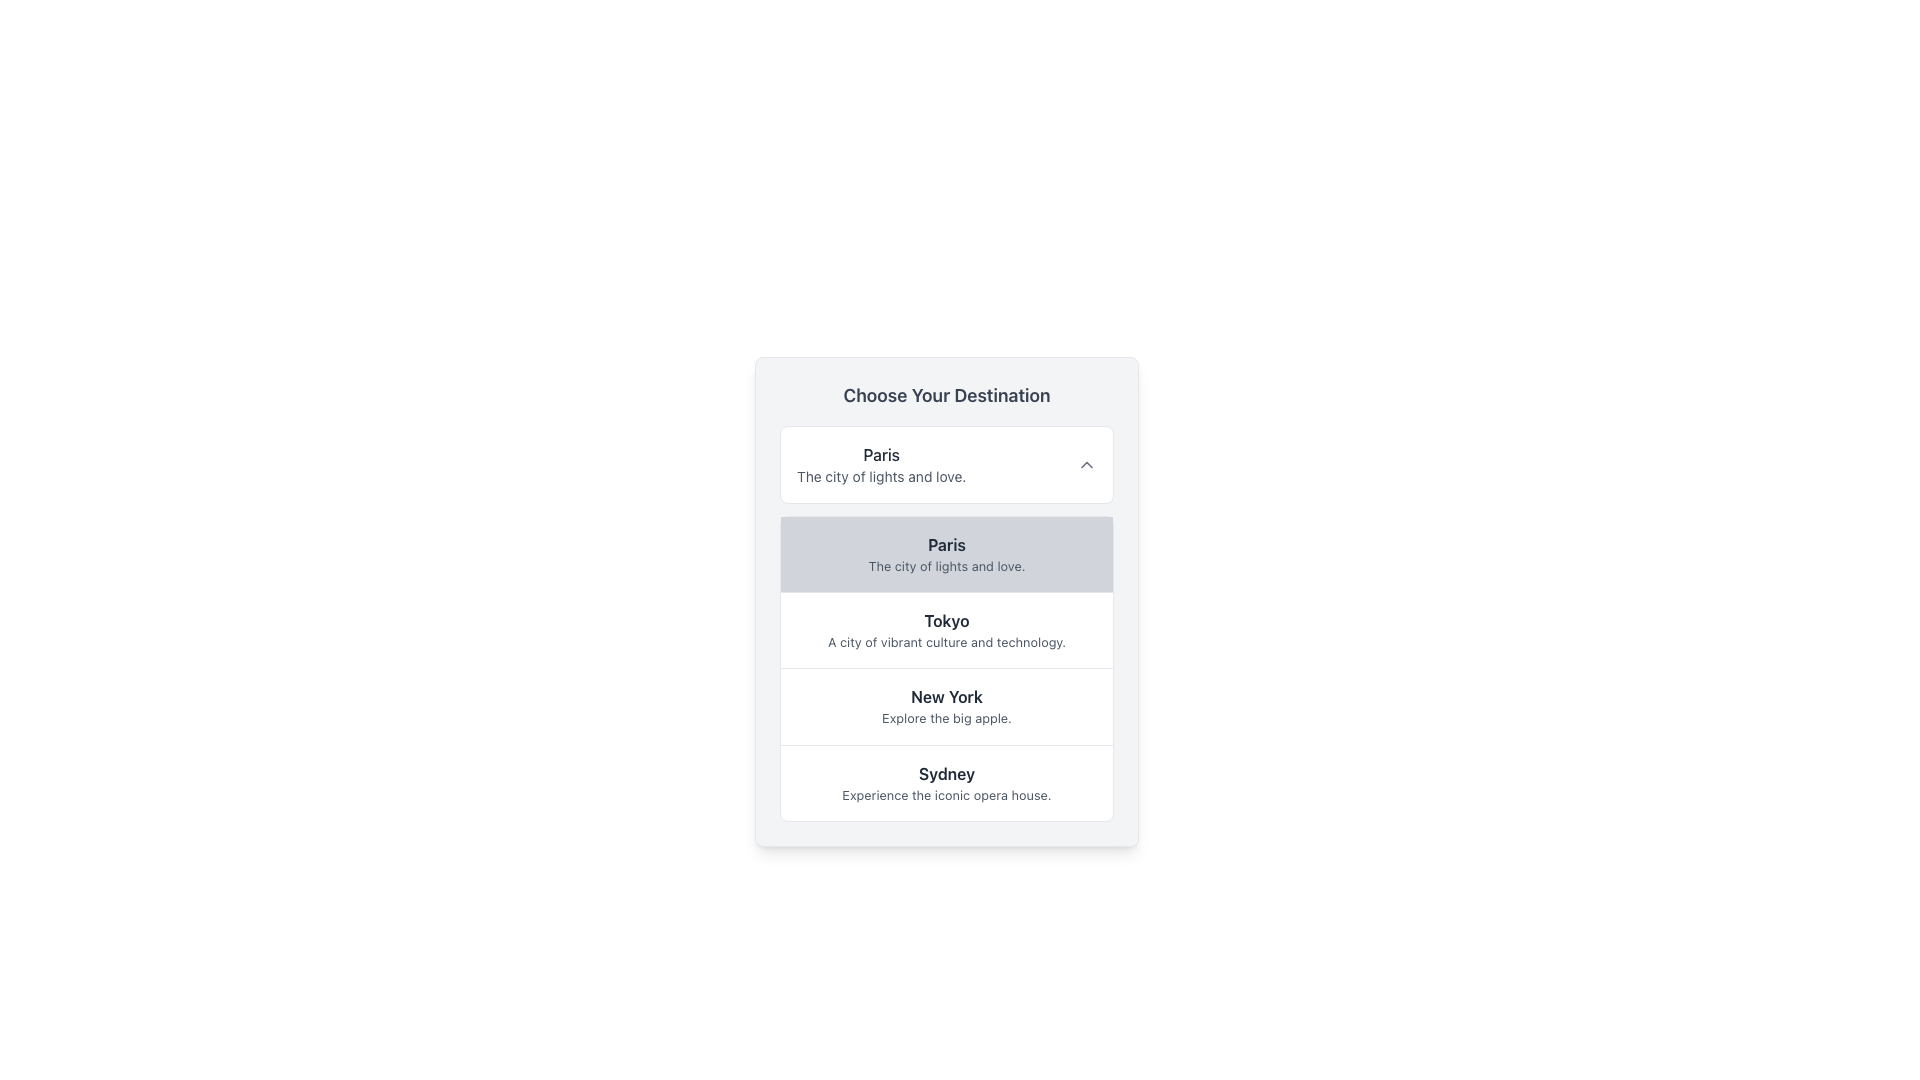  Describe the element at coordinates (945, 554) in the screenshot. I see `the first selectable item labeled 'Paris' in the destination list` at that location.